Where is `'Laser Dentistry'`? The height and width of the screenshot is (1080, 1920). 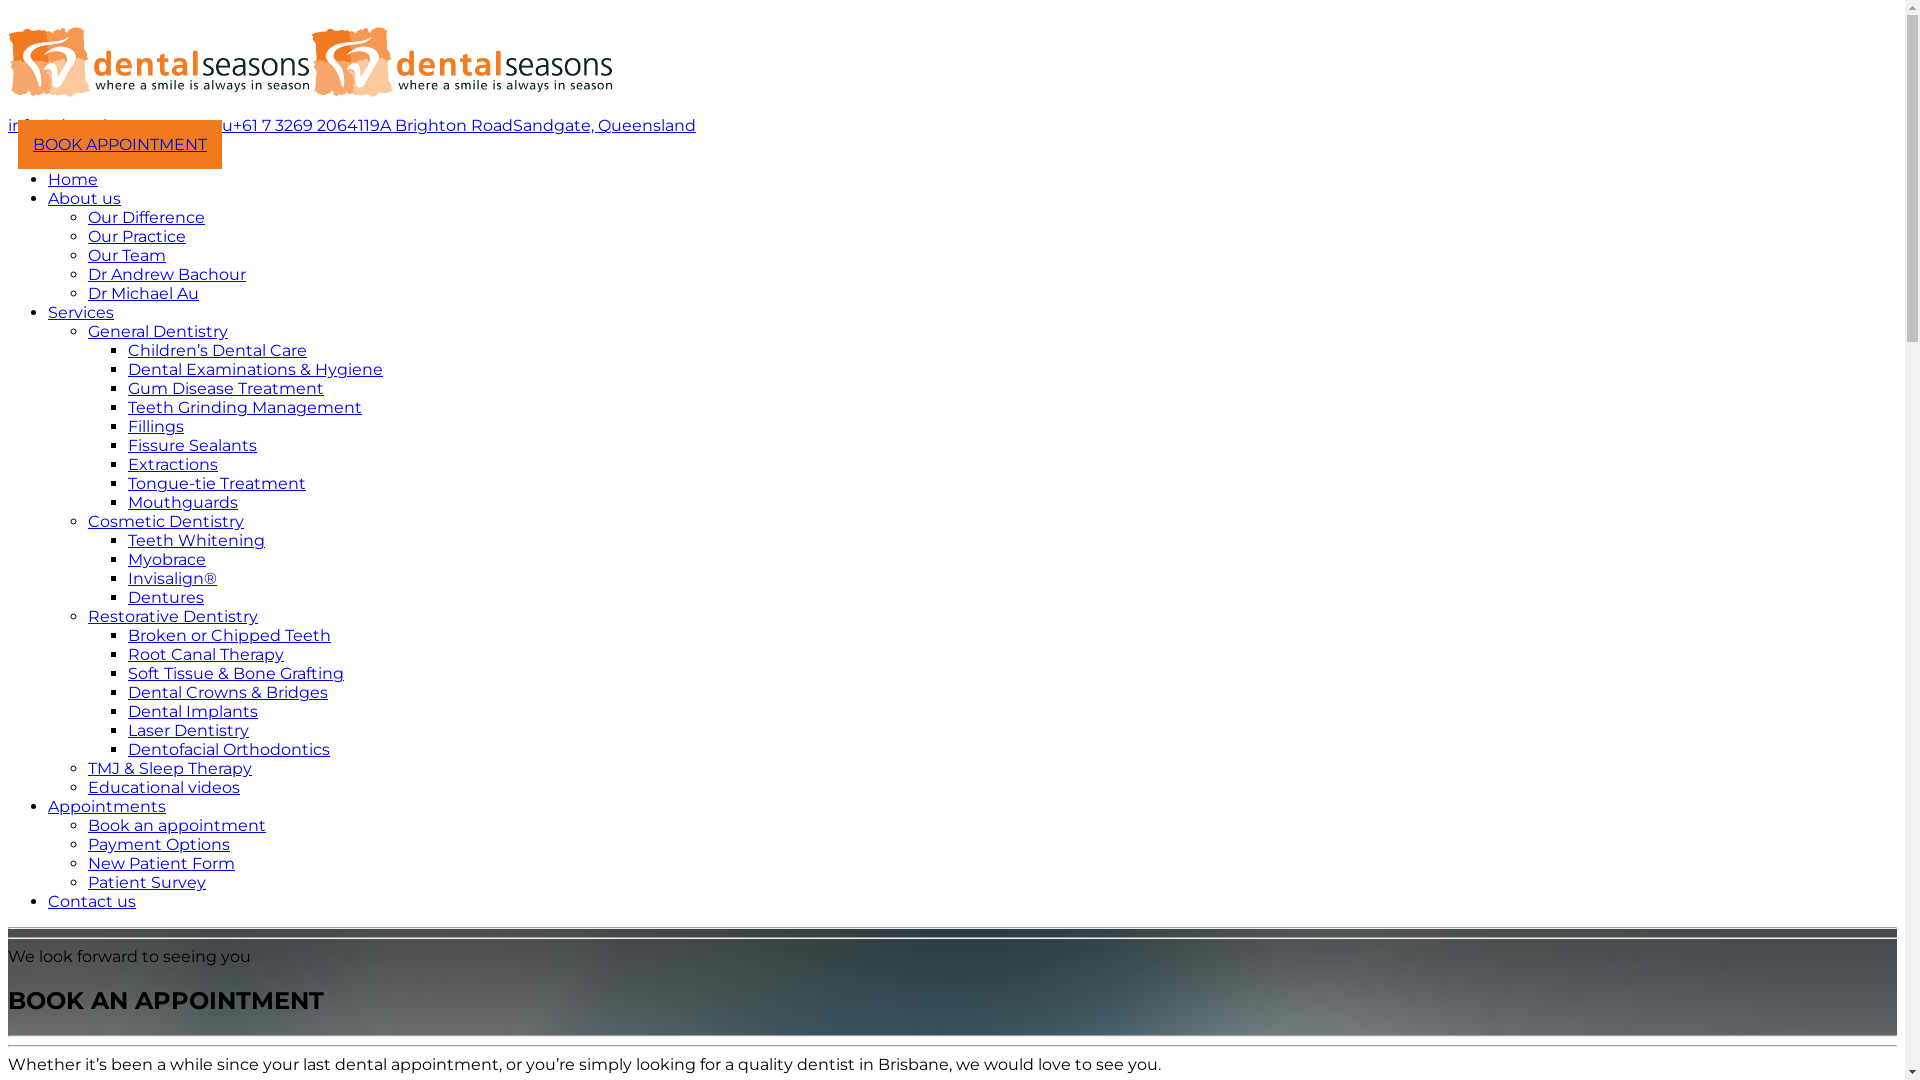 'Laser Dentistry' is located at coordinates (127, 730).